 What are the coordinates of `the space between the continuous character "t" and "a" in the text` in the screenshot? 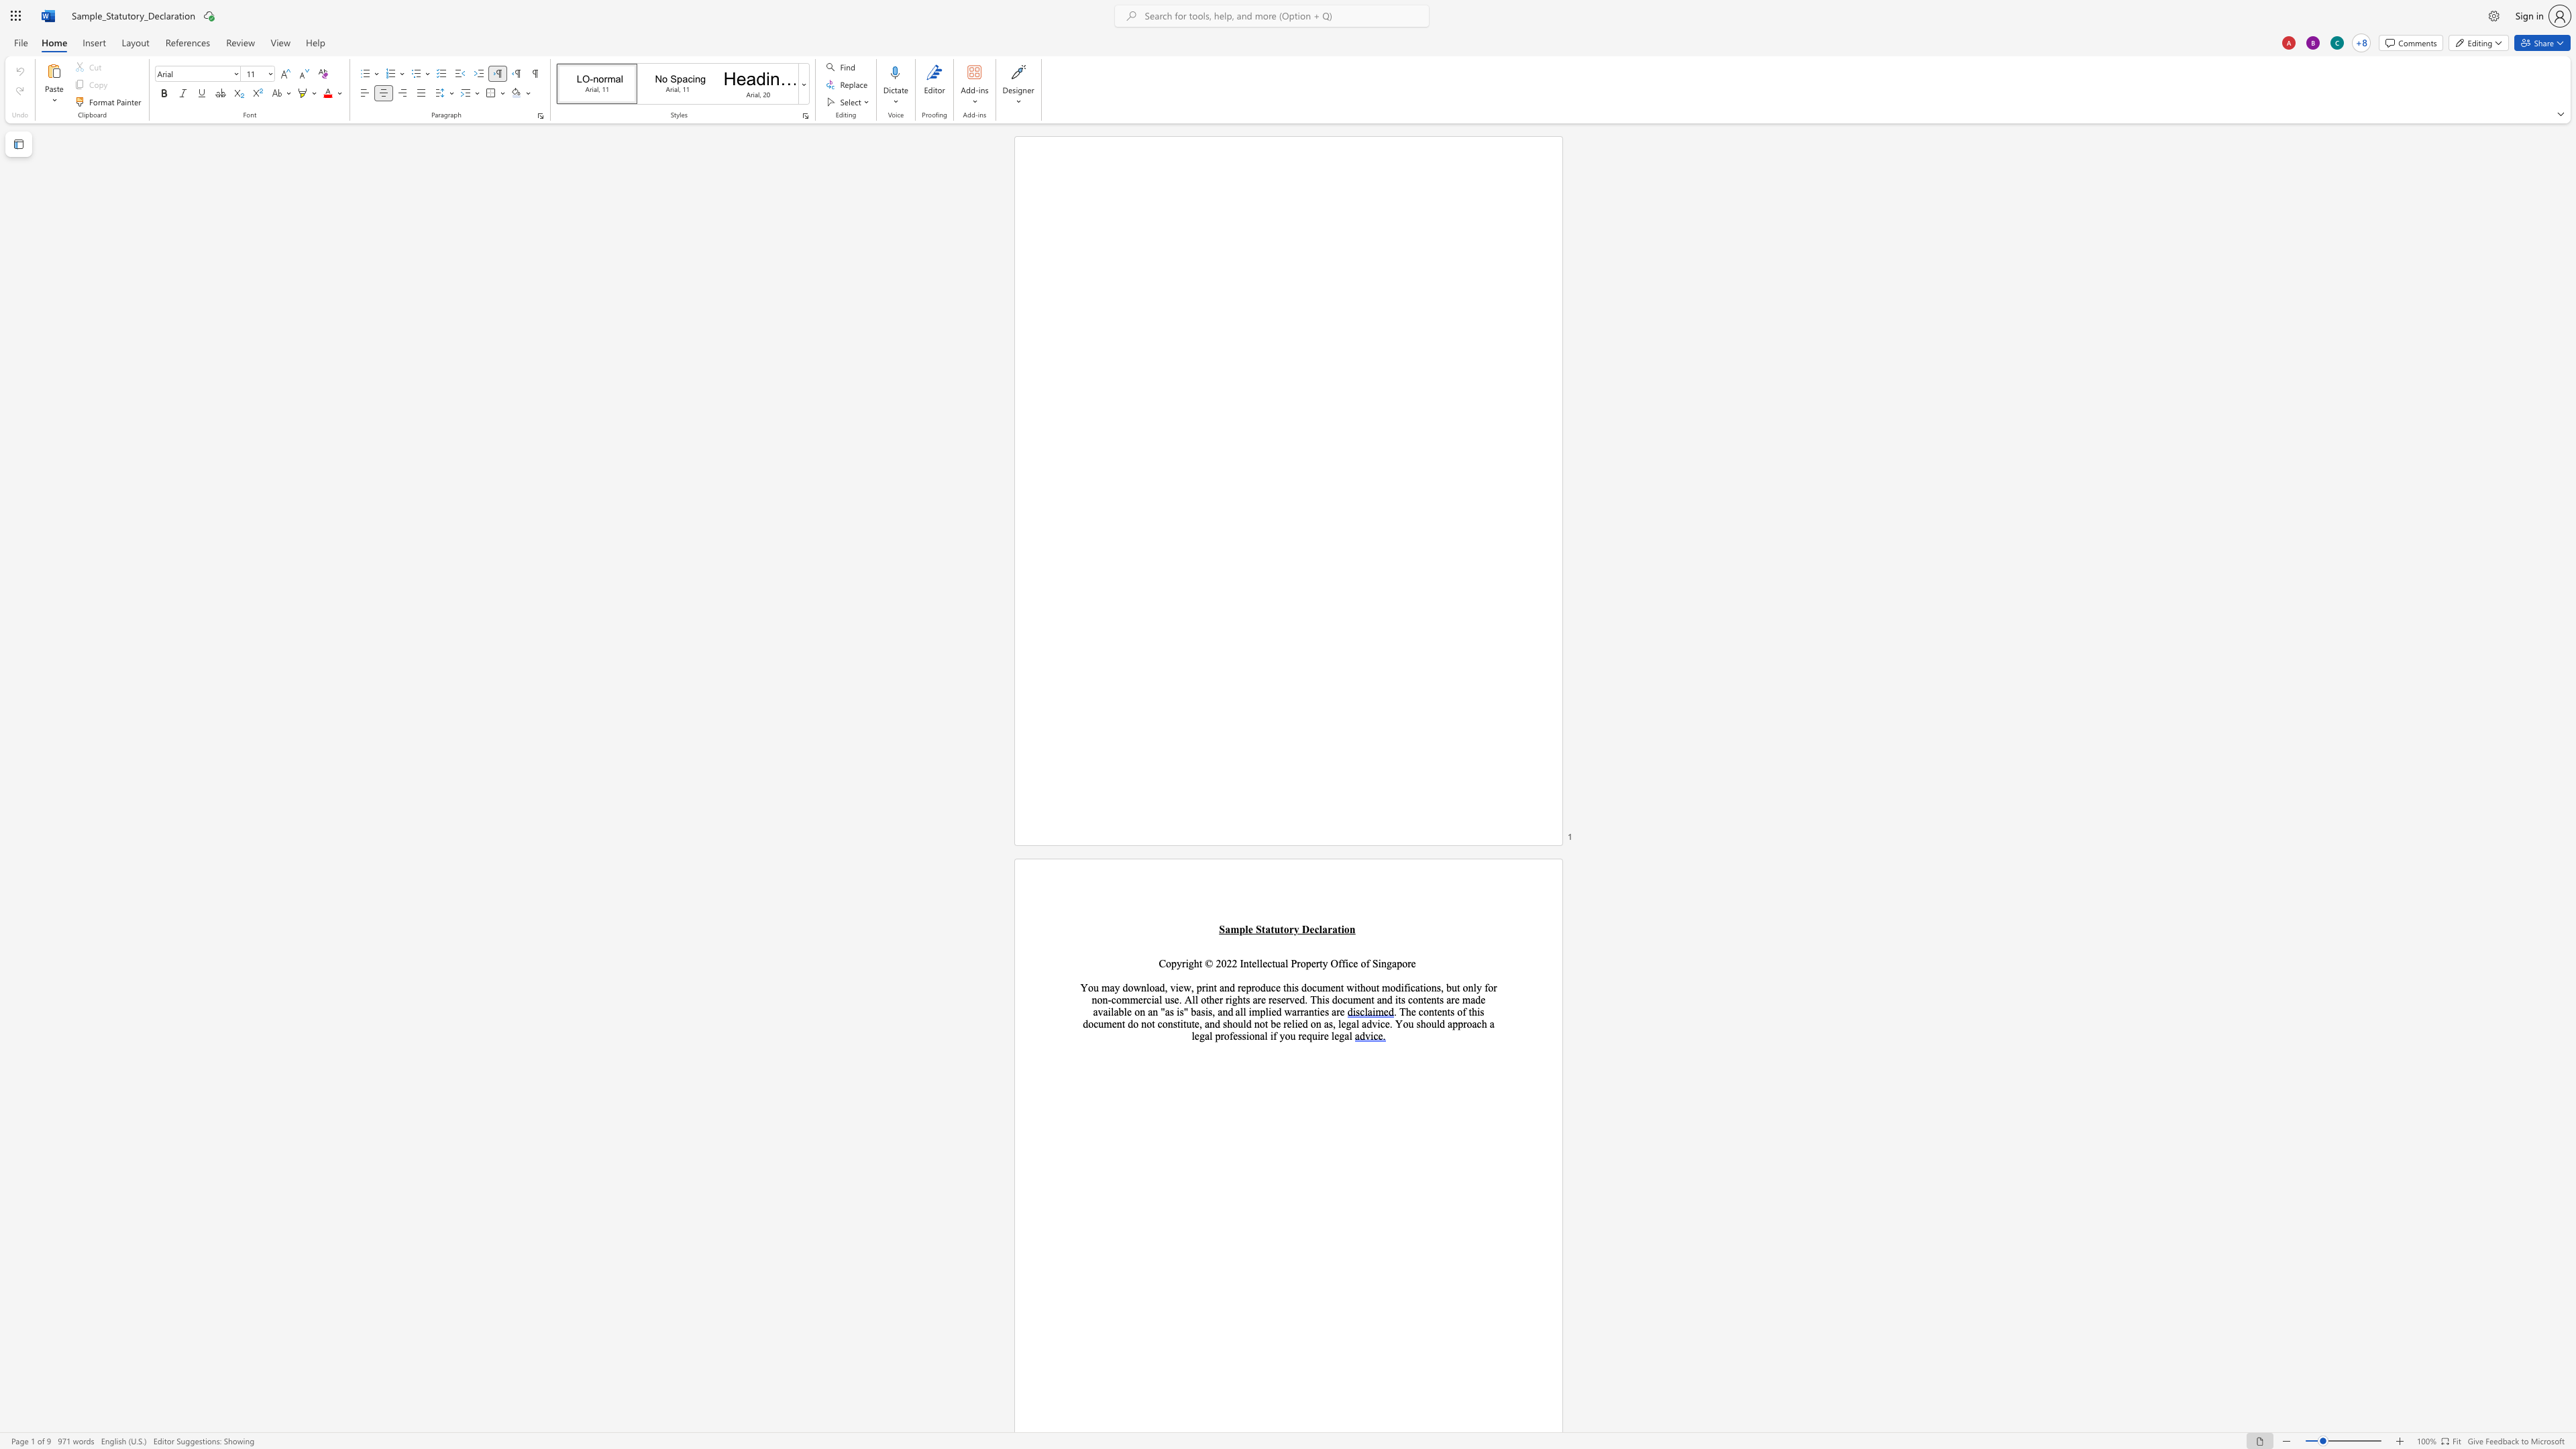 It's located at (1264, 929).